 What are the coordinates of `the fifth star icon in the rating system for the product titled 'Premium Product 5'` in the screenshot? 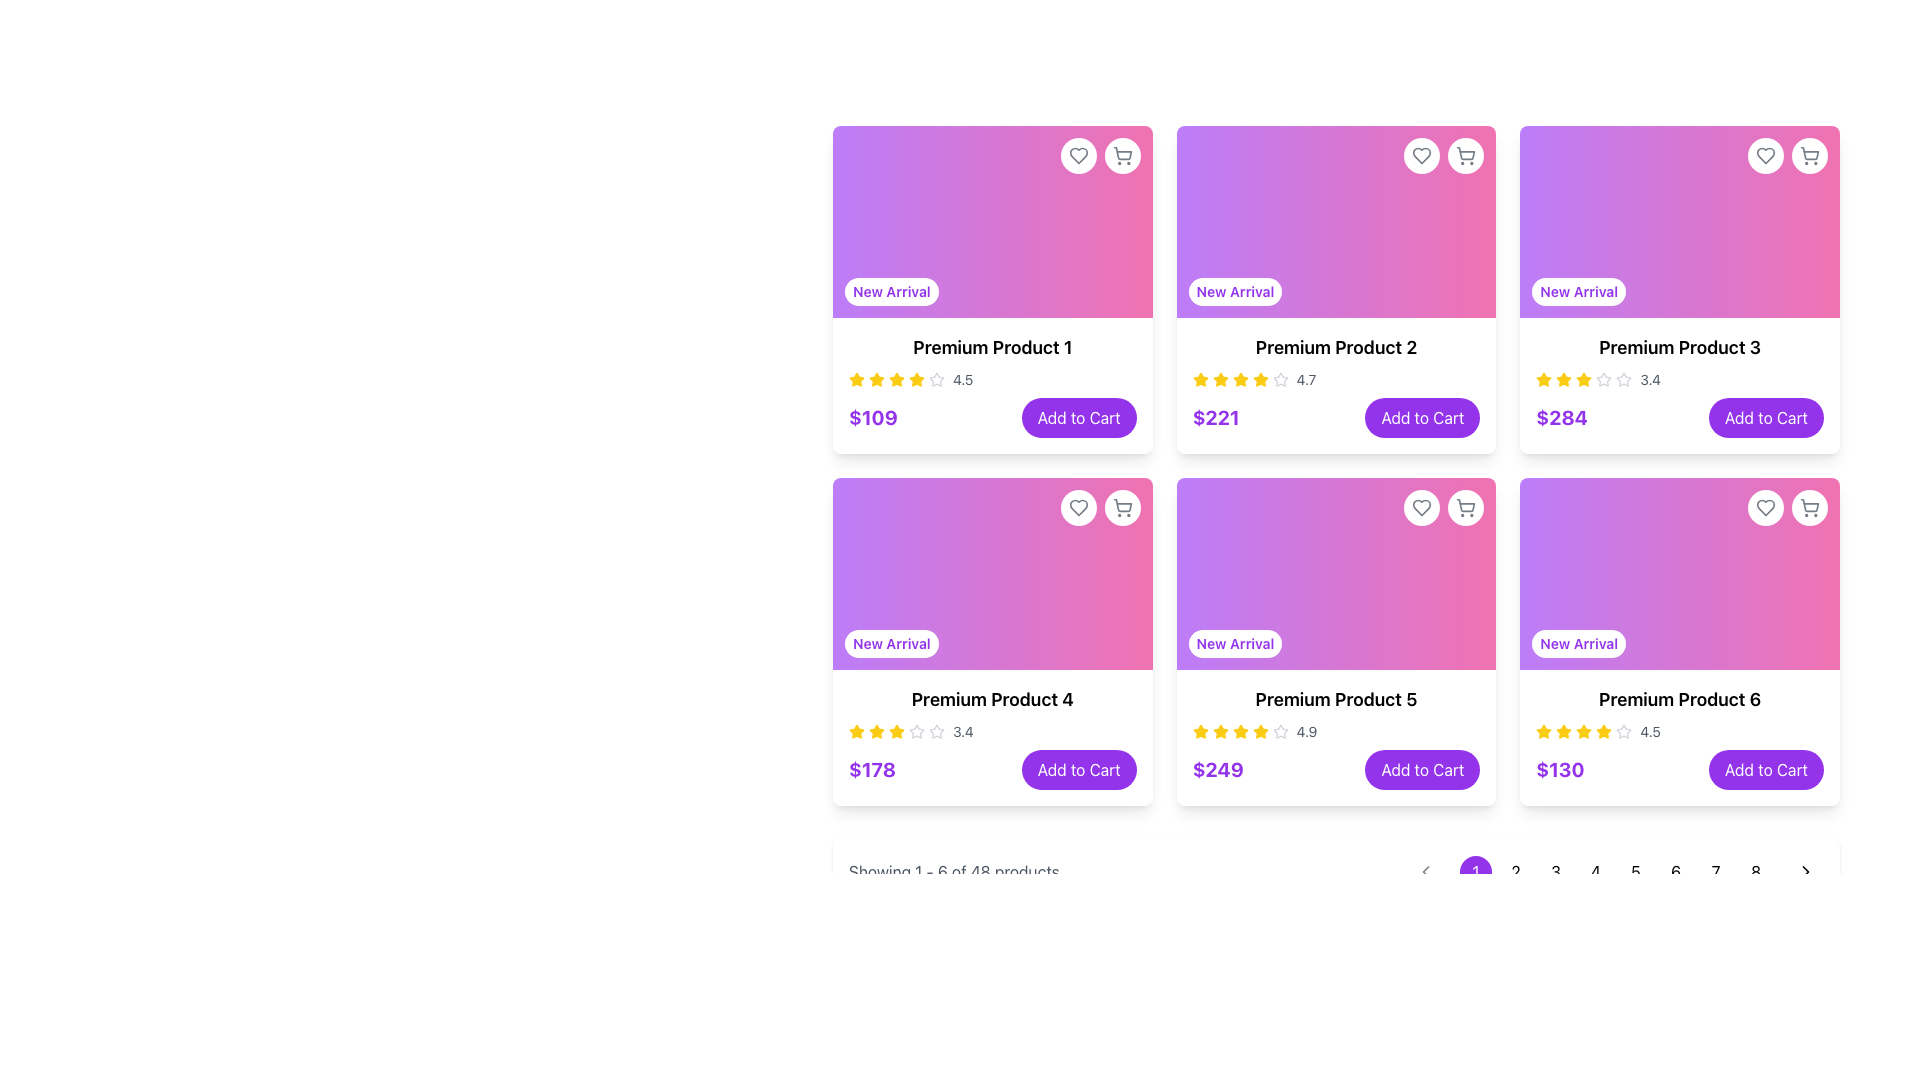 It's located at (1219, 731).